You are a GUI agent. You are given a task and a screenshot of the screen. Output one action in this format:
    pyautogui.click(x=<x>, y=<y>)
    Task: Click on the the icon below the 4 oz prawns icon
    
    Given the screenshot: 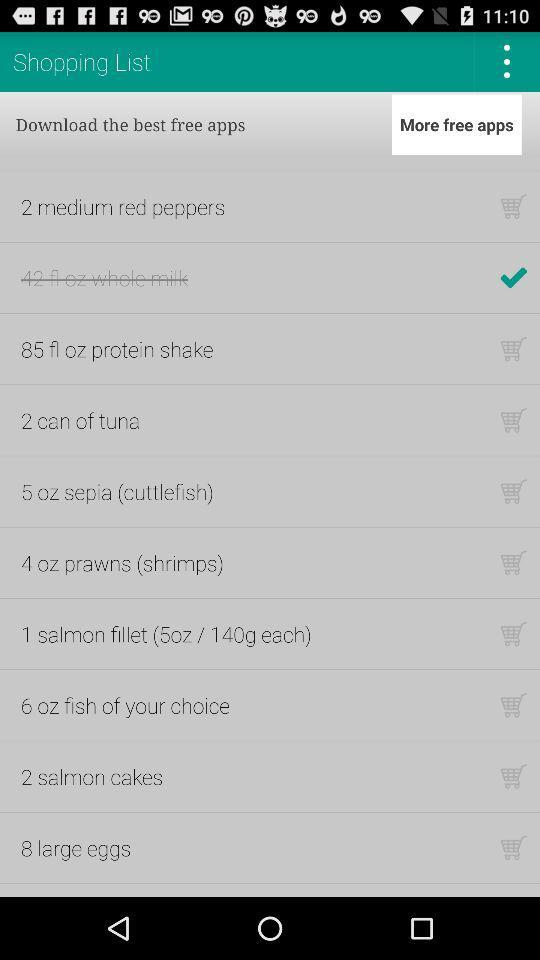 What is the action you would take?
    pyautogui.click(x=165, y=633)
    